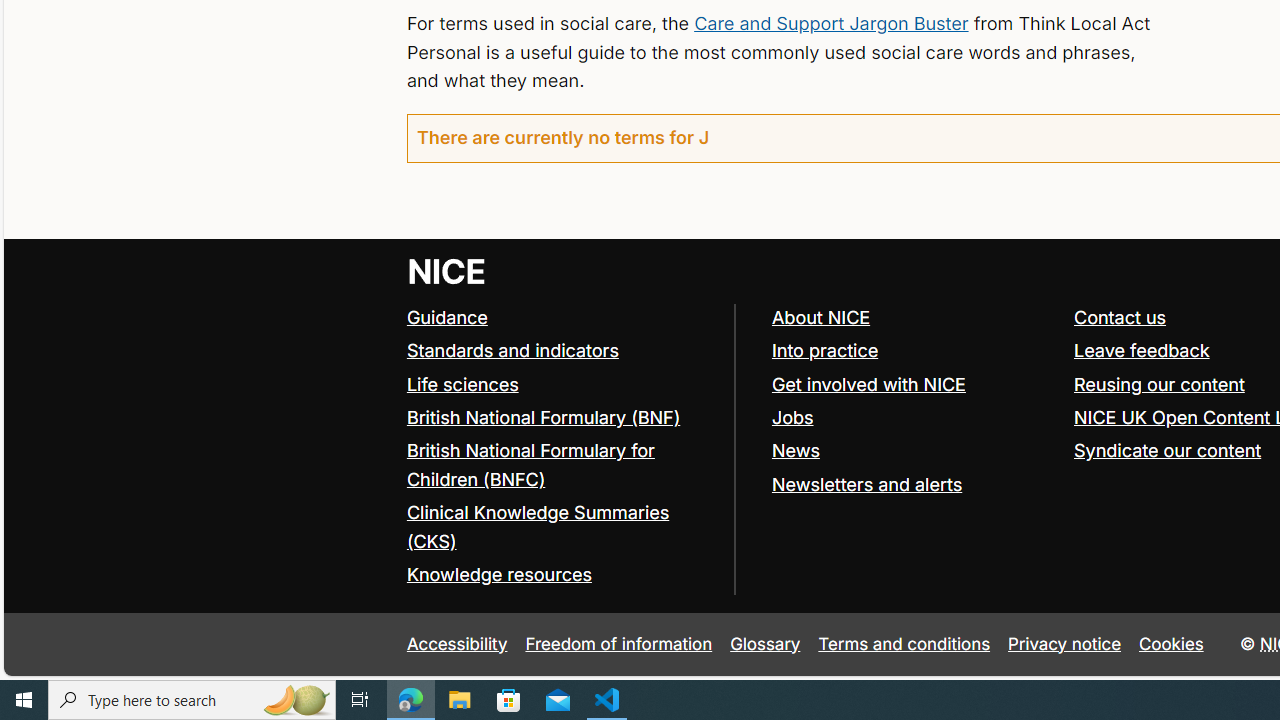  Describe the element at coordinates (820, 316) in the screenshot. I see `'About NICE'` at that location.